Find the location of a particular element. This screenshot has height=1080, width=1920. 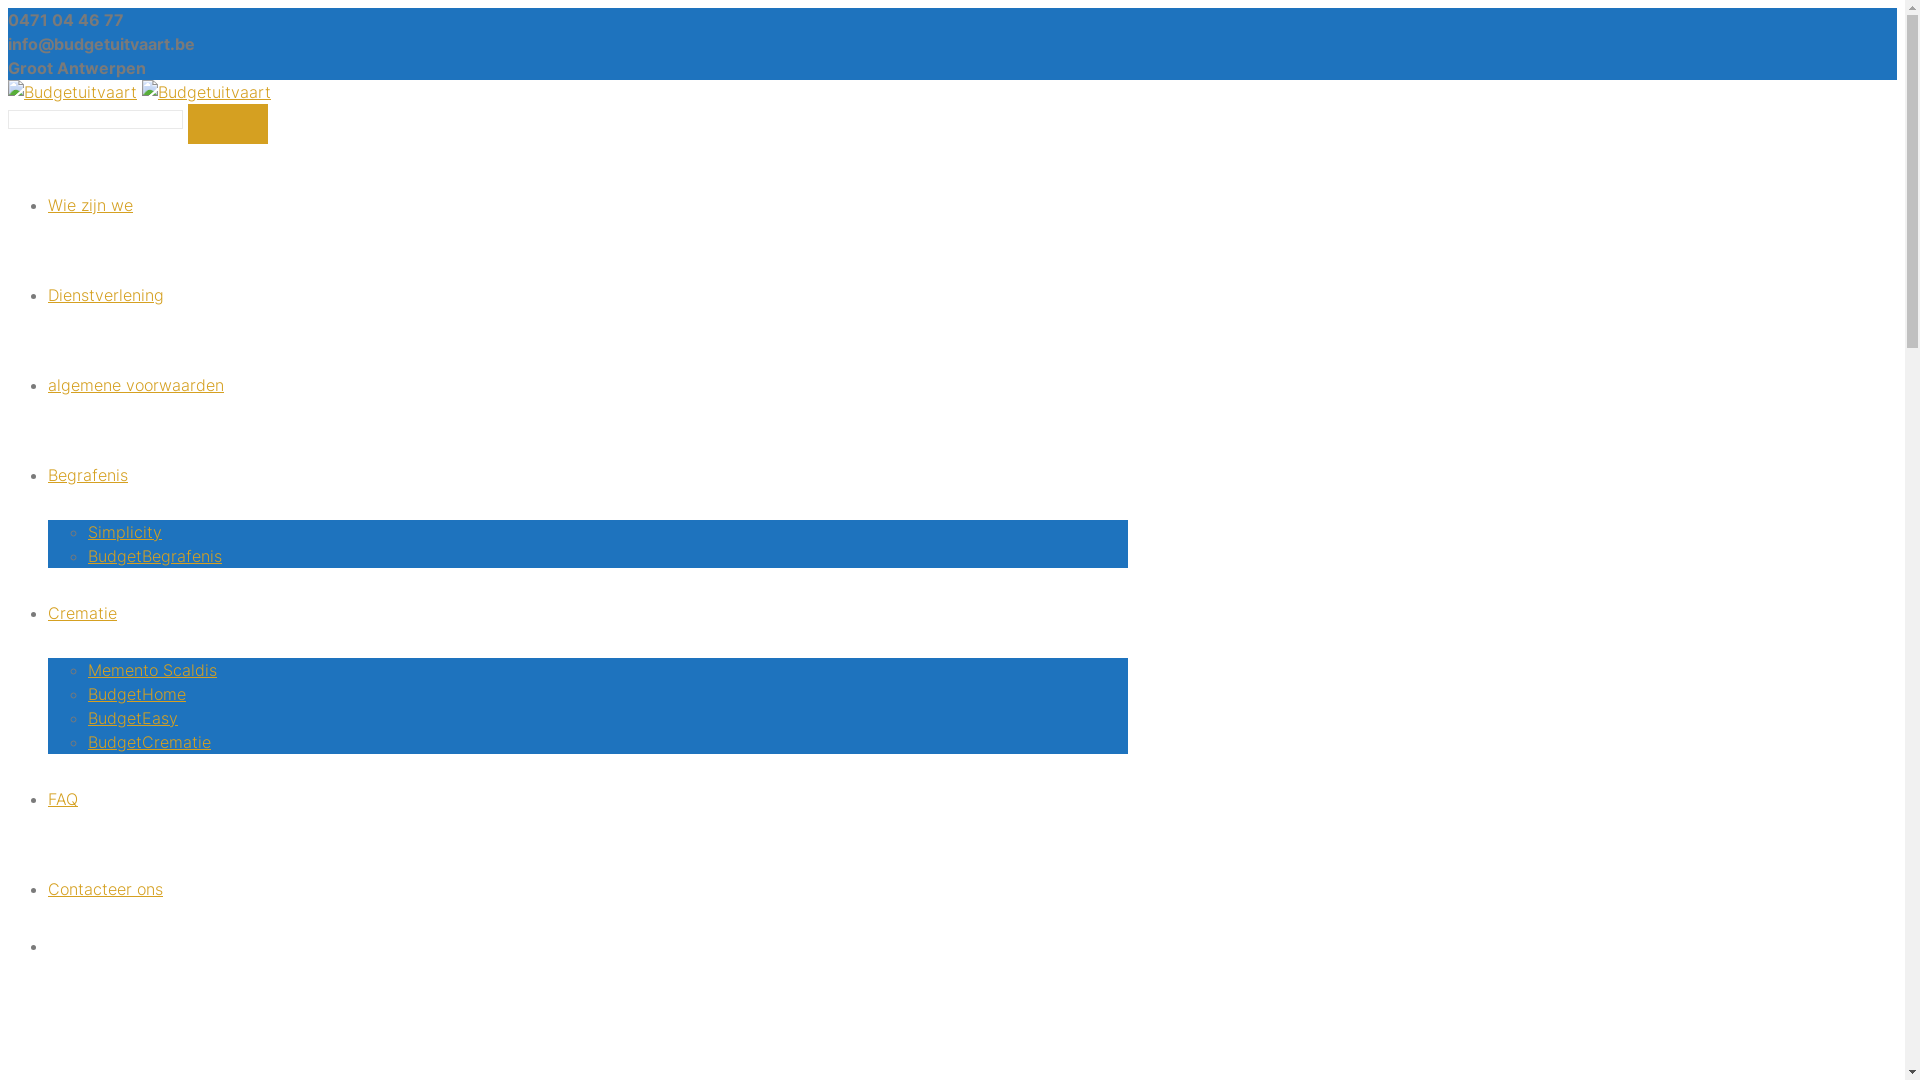

'BudgetCrematie' is located at coordinates (148, 741).